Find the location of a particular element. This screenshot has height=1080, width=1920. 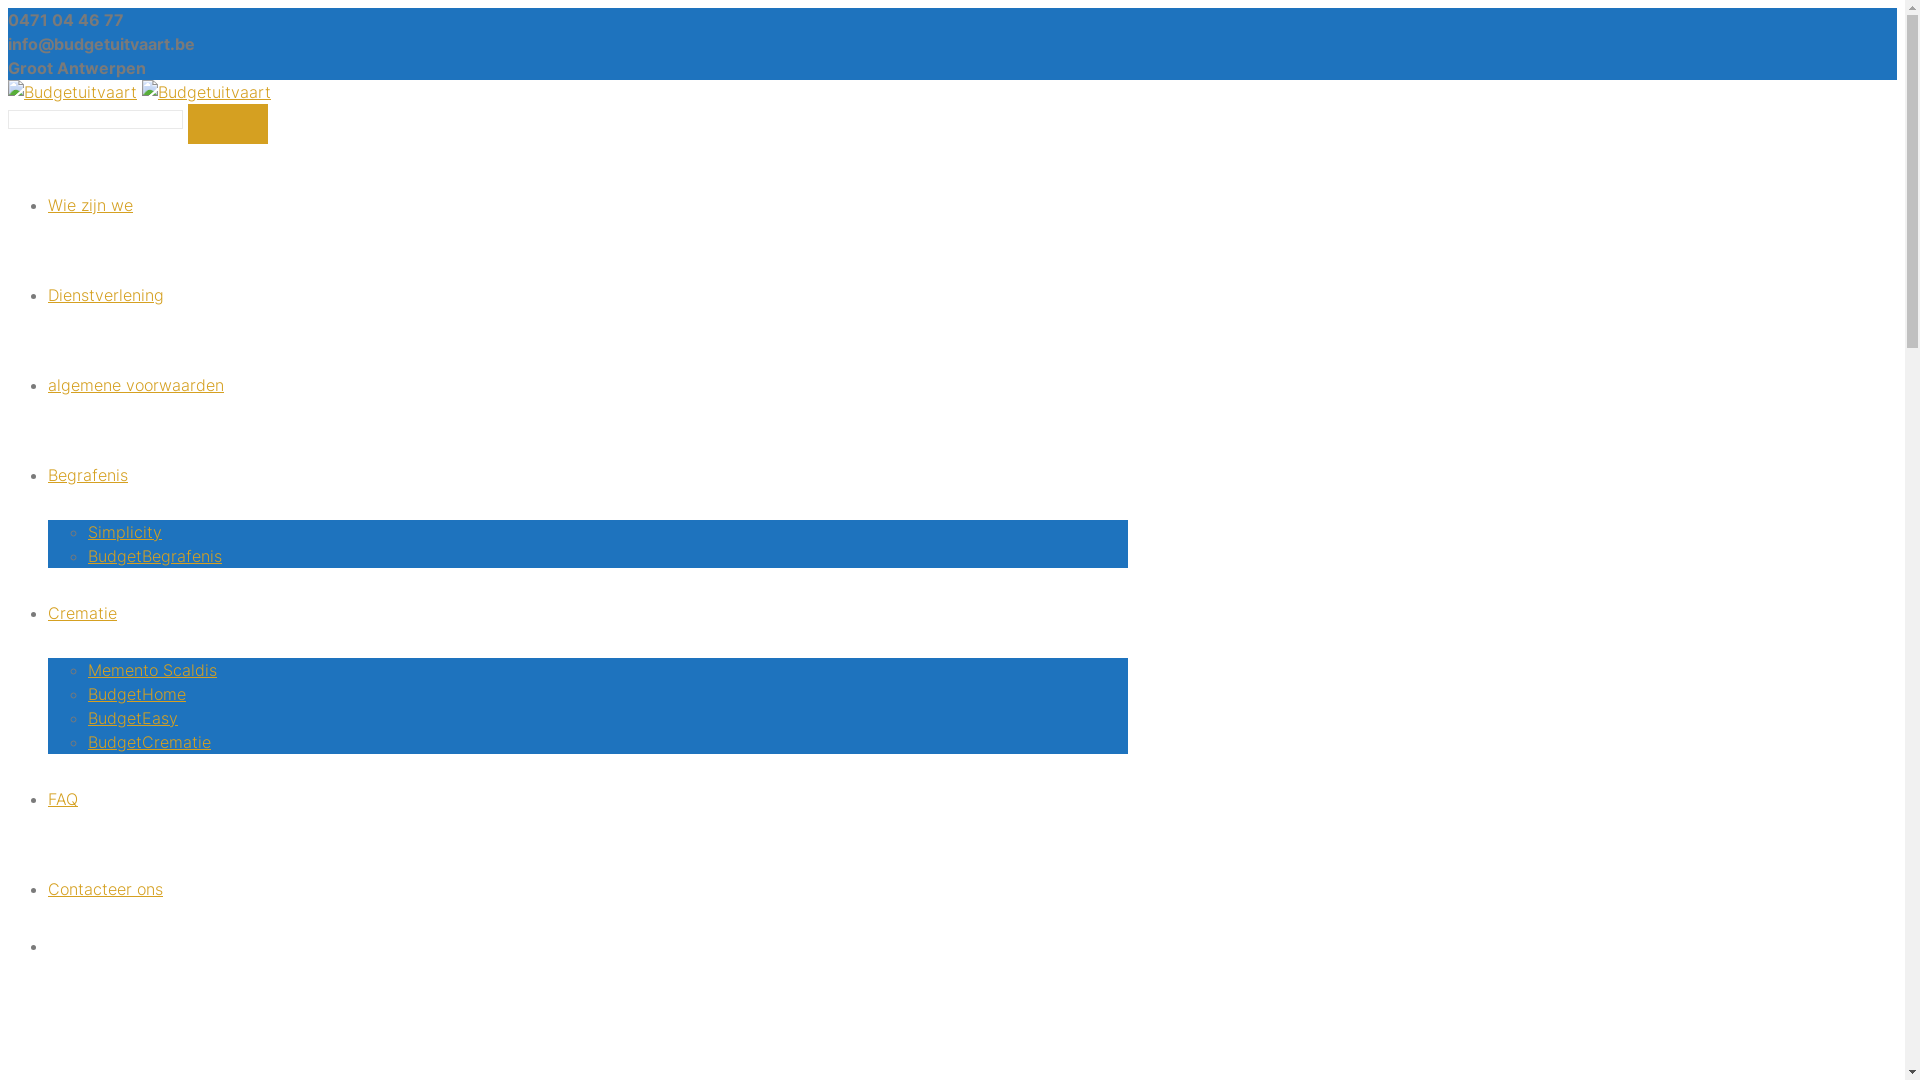

'BudgetCrematie' is located at coordinates (148, 741).